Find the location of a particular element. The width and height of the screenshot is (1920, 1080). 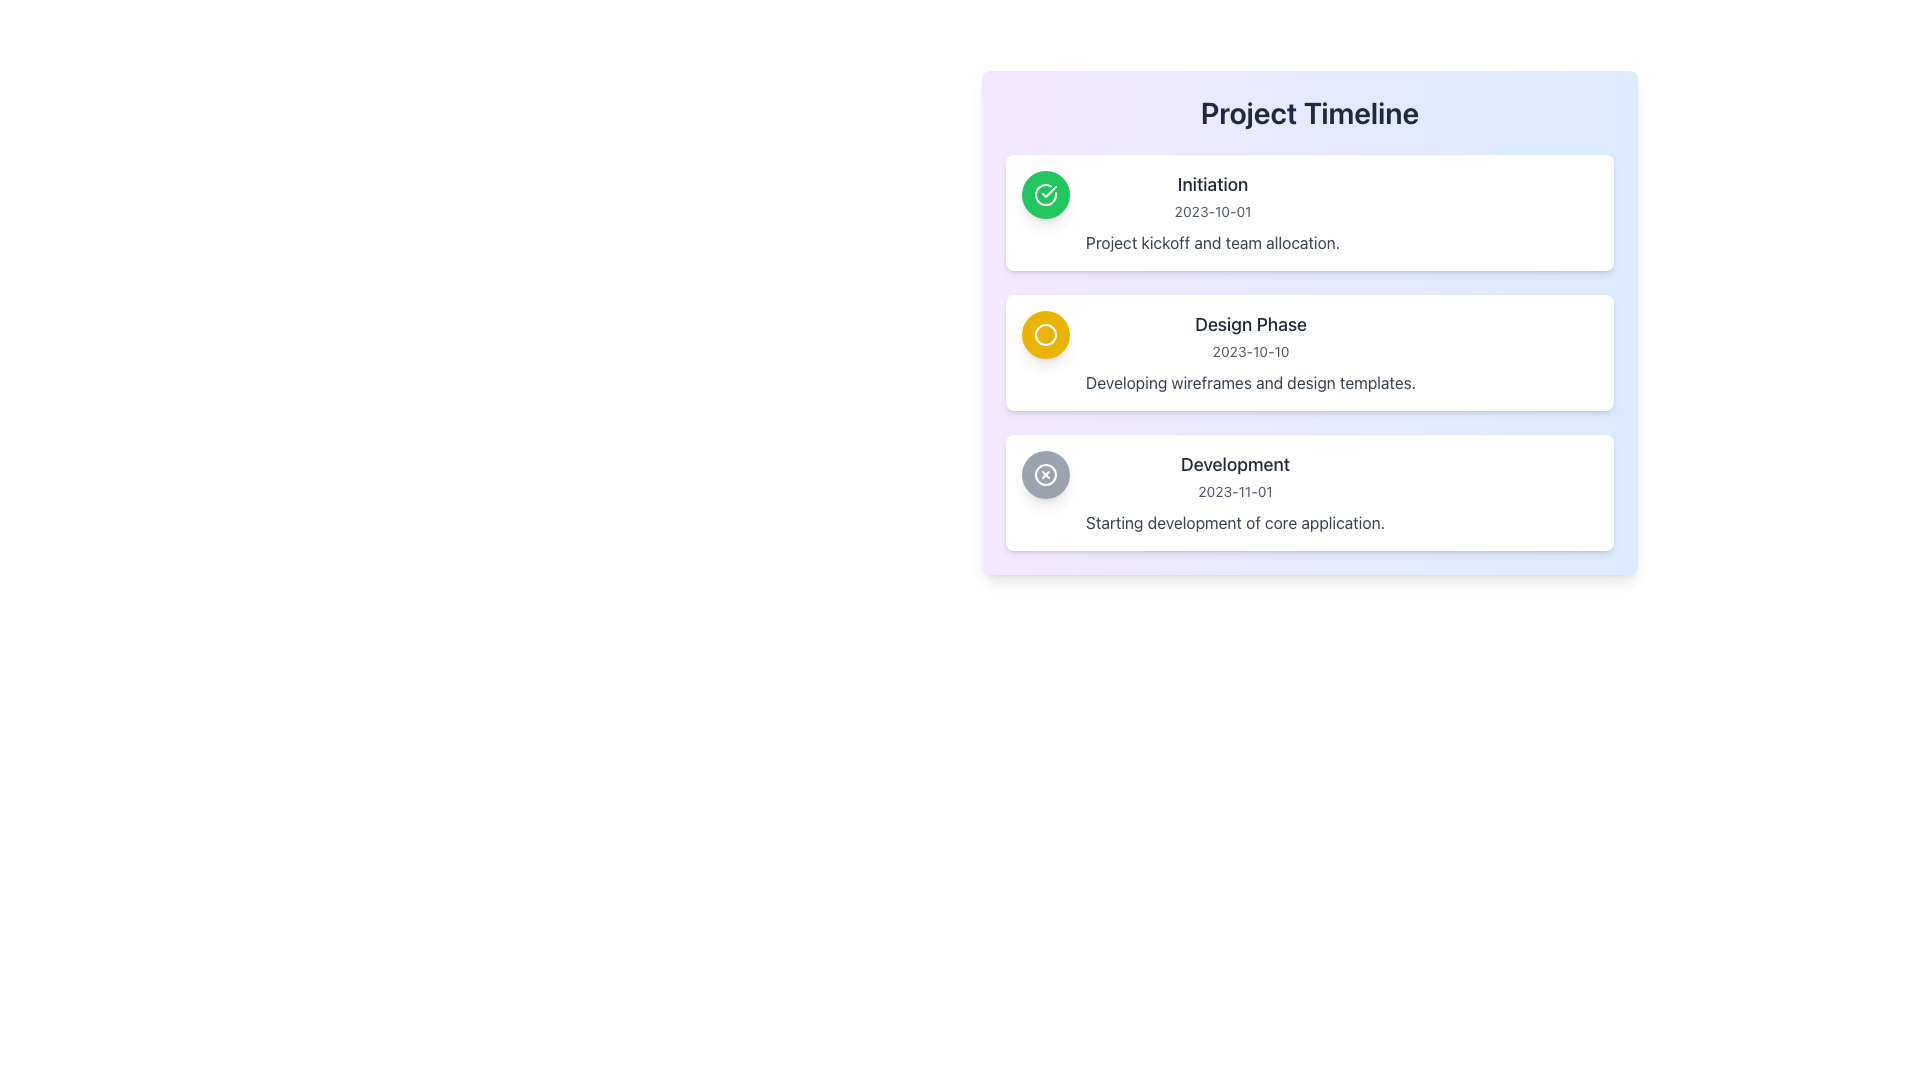

the text '2023-11-01' located in the timeline interface, which is styled in light gray and positioned below the 'Development' header, to engage with adjacent elements for context is located at coordinates (1234, 491).